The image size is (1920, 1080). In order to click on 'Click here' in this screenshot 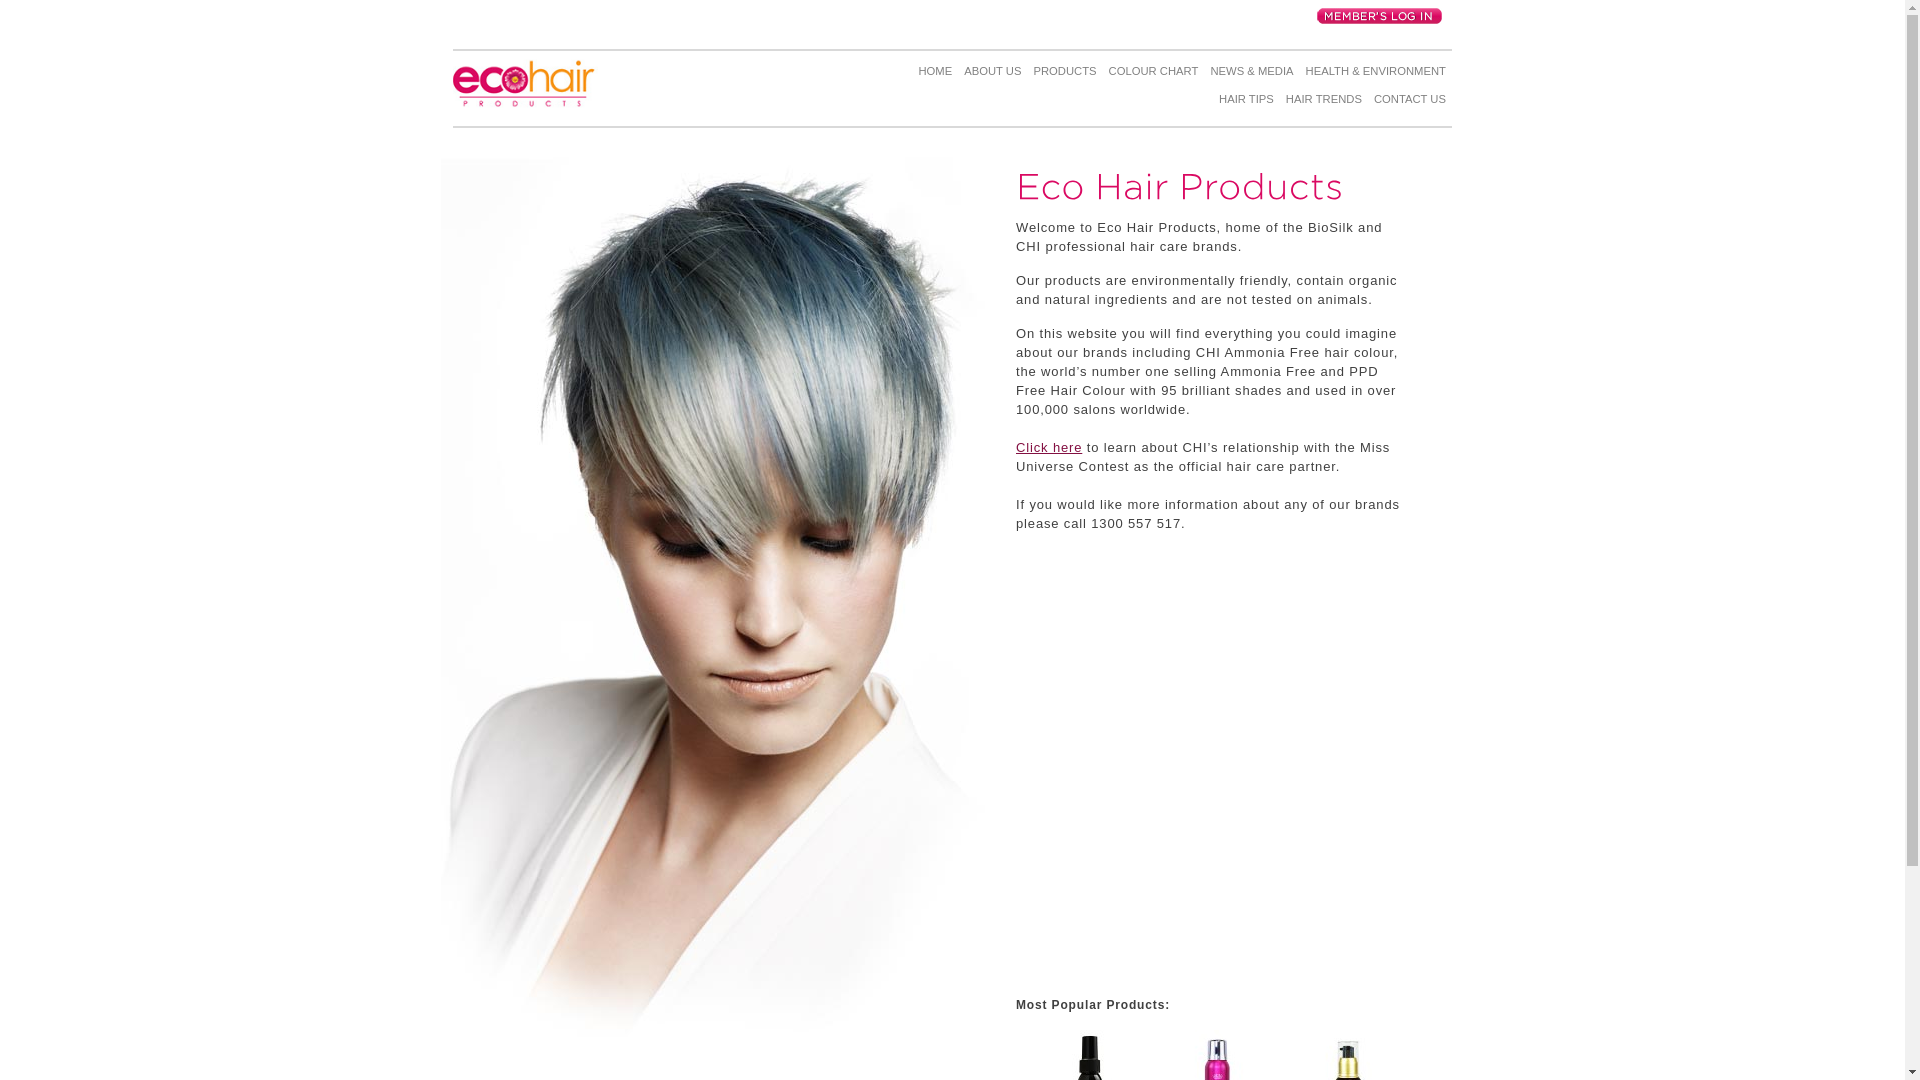, I will do `click(1016, 446)`.